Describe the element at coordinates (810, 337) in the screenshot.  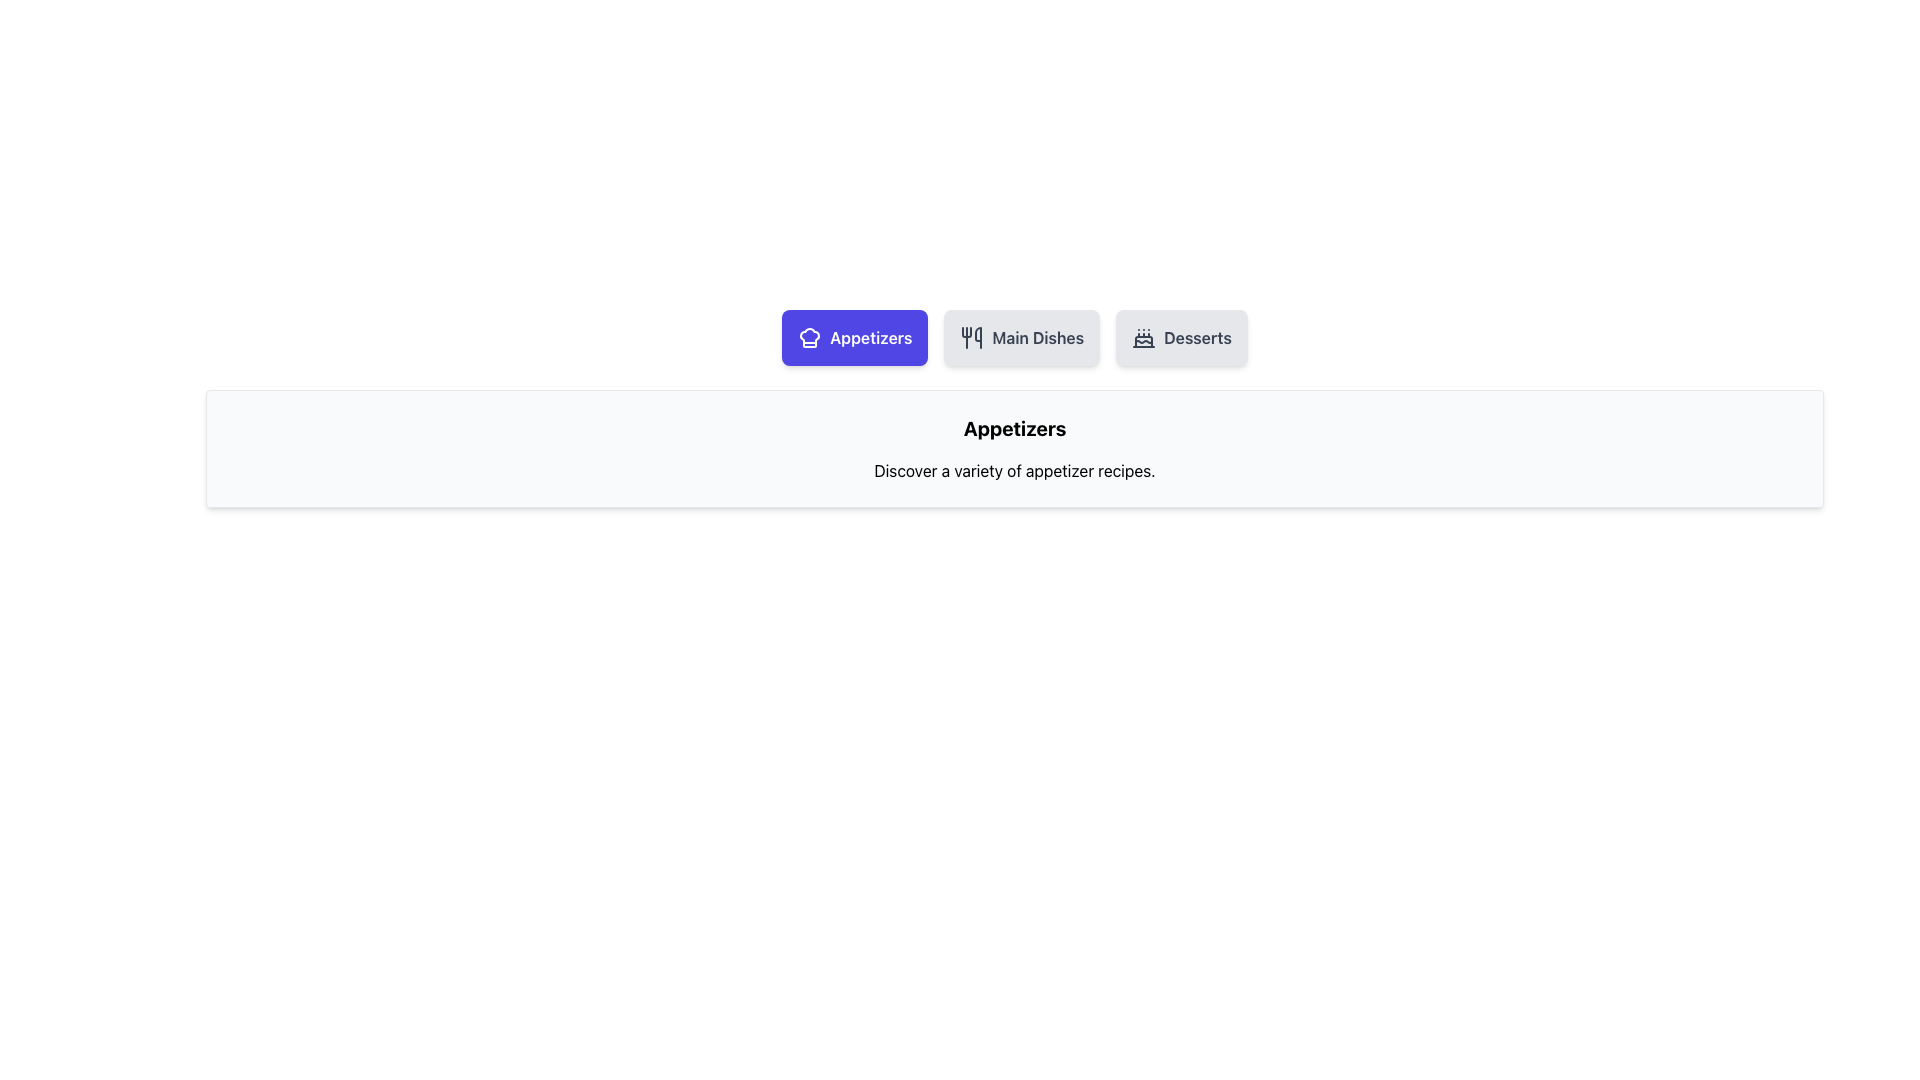
I see `the chef hat icon with a purple background and white outline located within the 'Appetizers' button` at that location.